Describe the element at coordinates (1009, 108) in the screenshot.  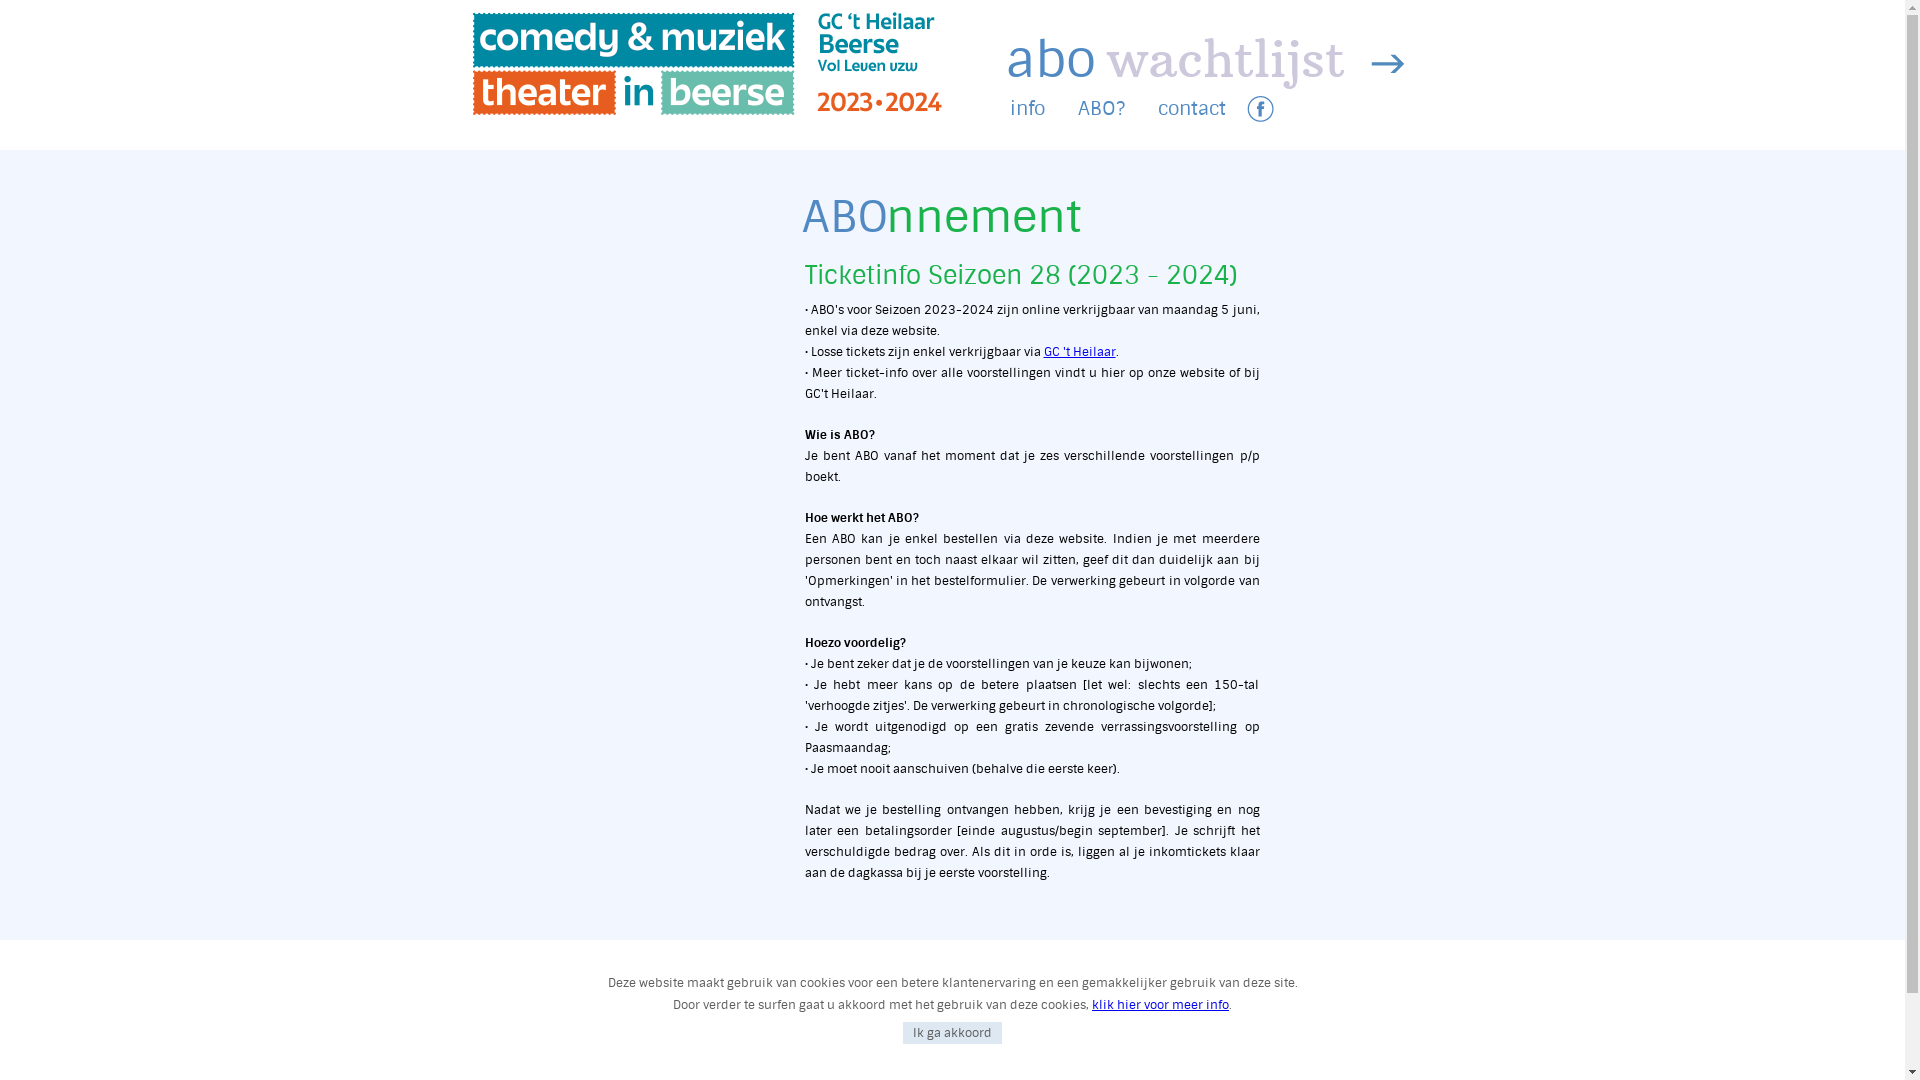
I see `'info'` at that location.